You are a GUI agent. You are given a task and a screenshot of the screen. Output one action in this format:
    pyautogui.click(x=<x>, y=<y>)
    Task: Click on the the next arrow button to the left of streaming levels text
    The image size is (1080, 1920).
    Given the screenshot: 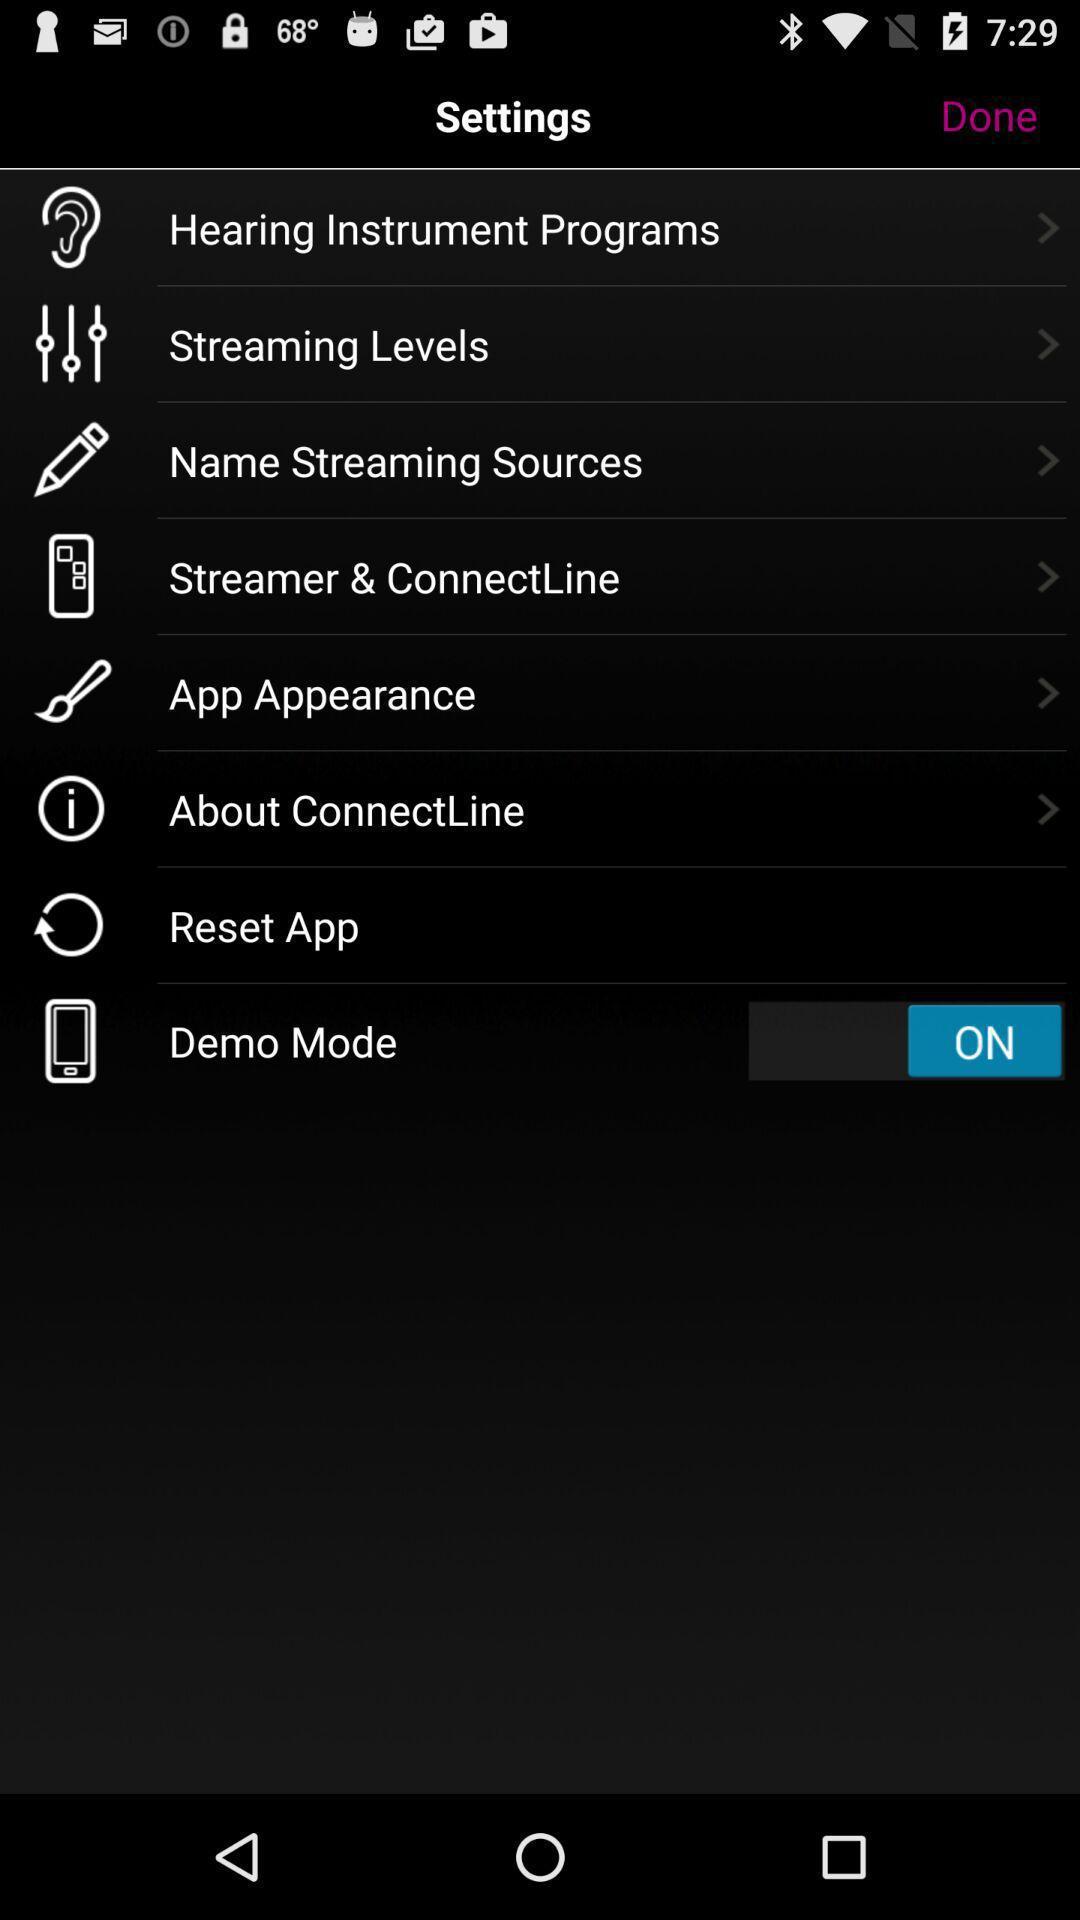 What is the action you would take?
    pyautogui.click(x=1045, y=344)
    